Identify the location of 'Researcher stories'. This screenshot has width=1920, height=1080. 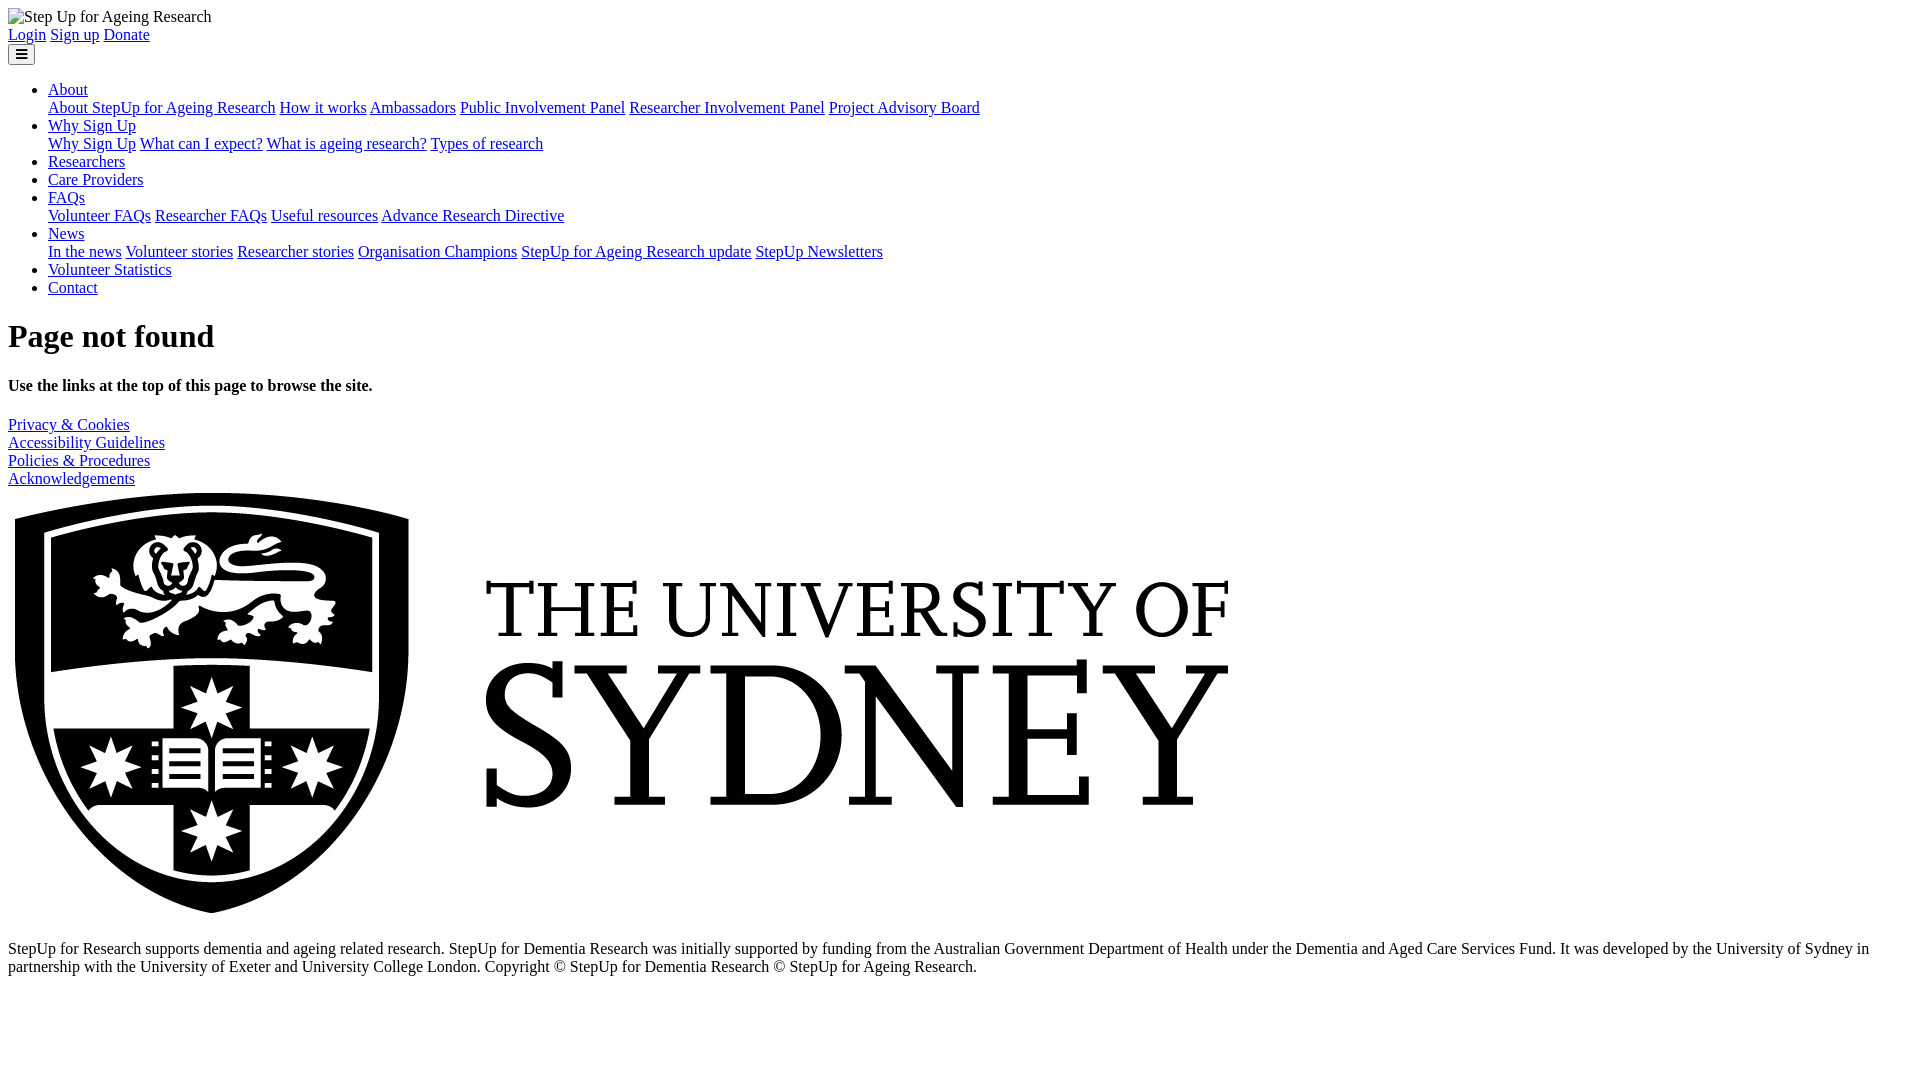
(294, 250).